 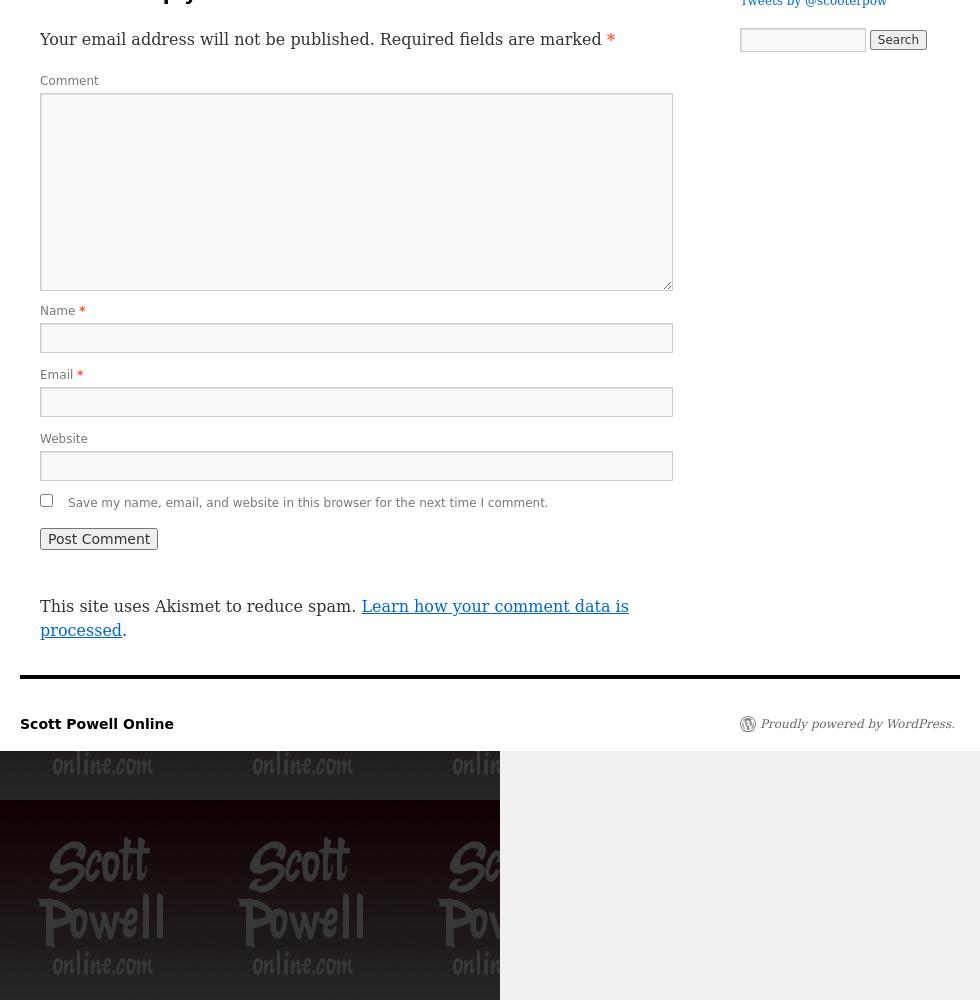 What do you see at coordinates (96, 723) in the screenshot?
I see `'Scott Powell Online'` at bounding box center [96, 723].